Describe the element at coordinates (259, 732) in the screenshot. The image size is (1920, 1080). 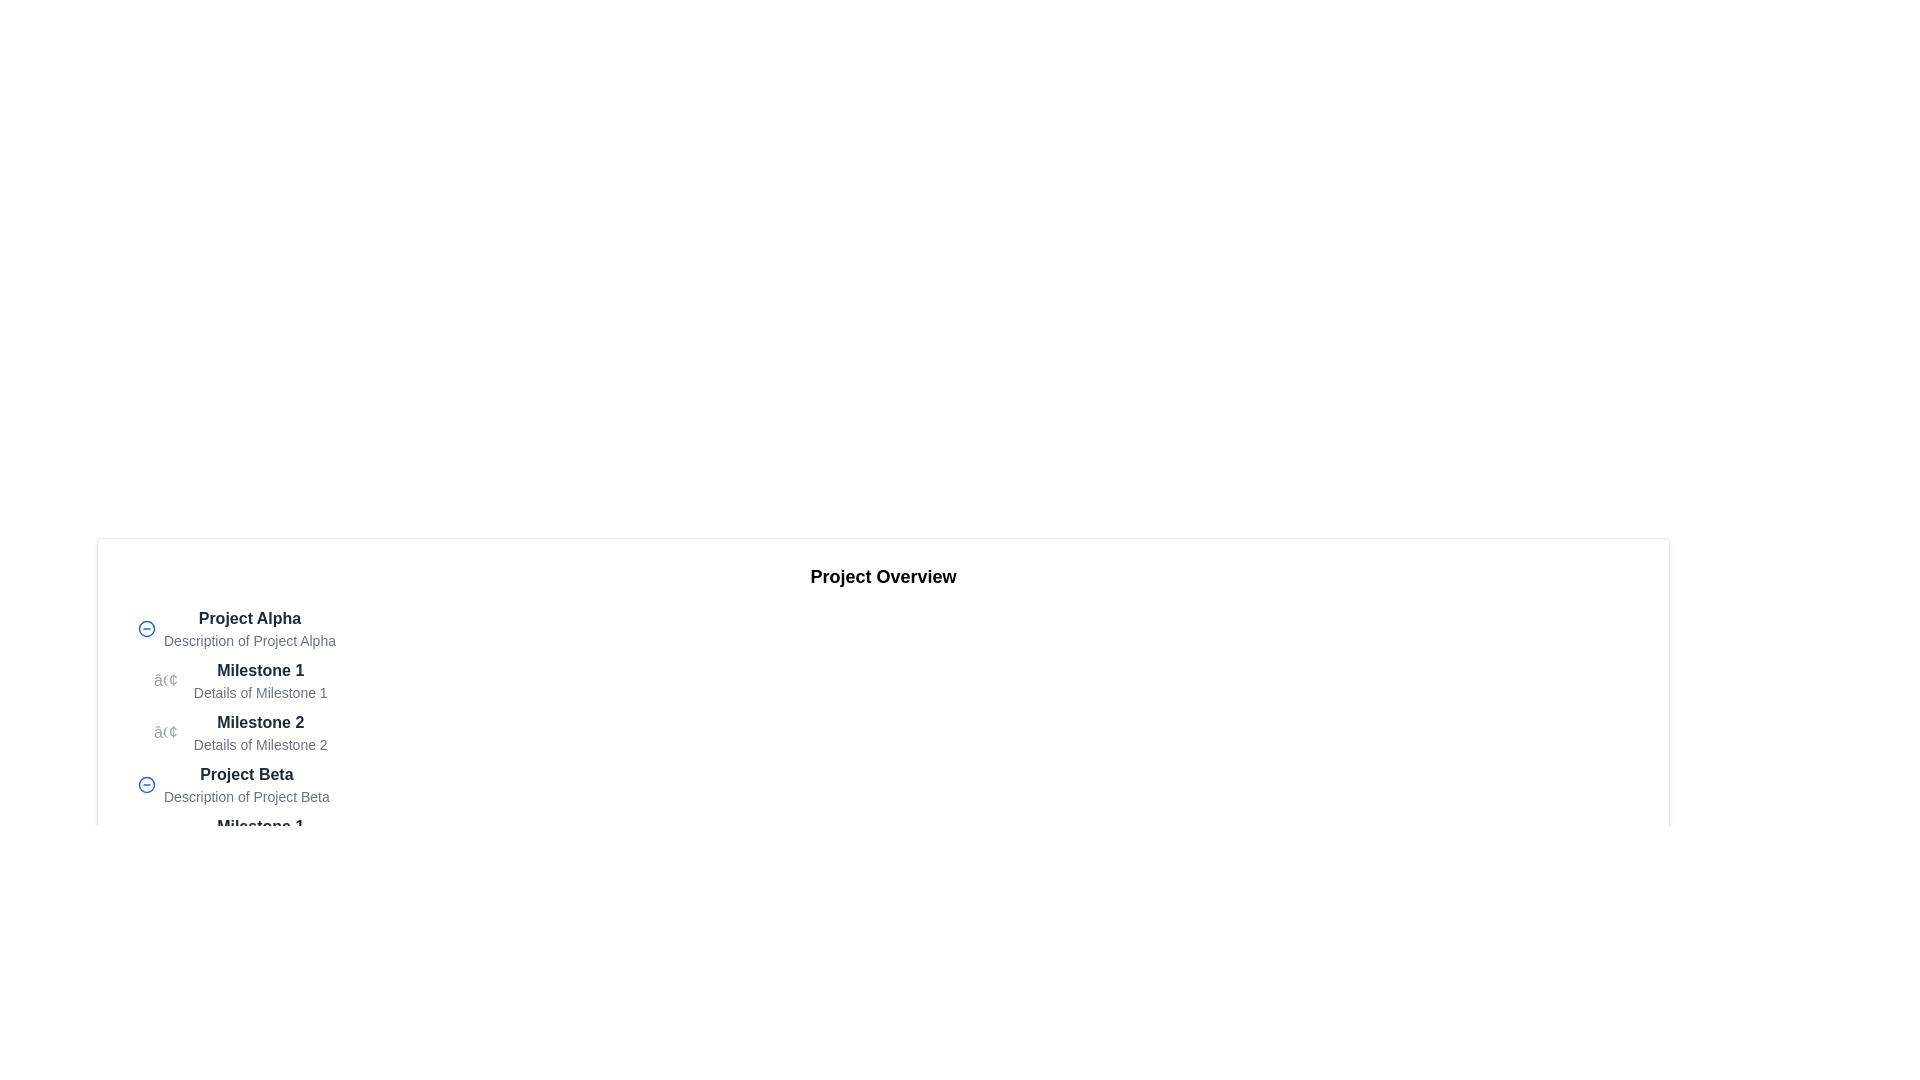
I see `the text block representing a milestone in 'Project Alpha' to associate it with related milestones` at that location.